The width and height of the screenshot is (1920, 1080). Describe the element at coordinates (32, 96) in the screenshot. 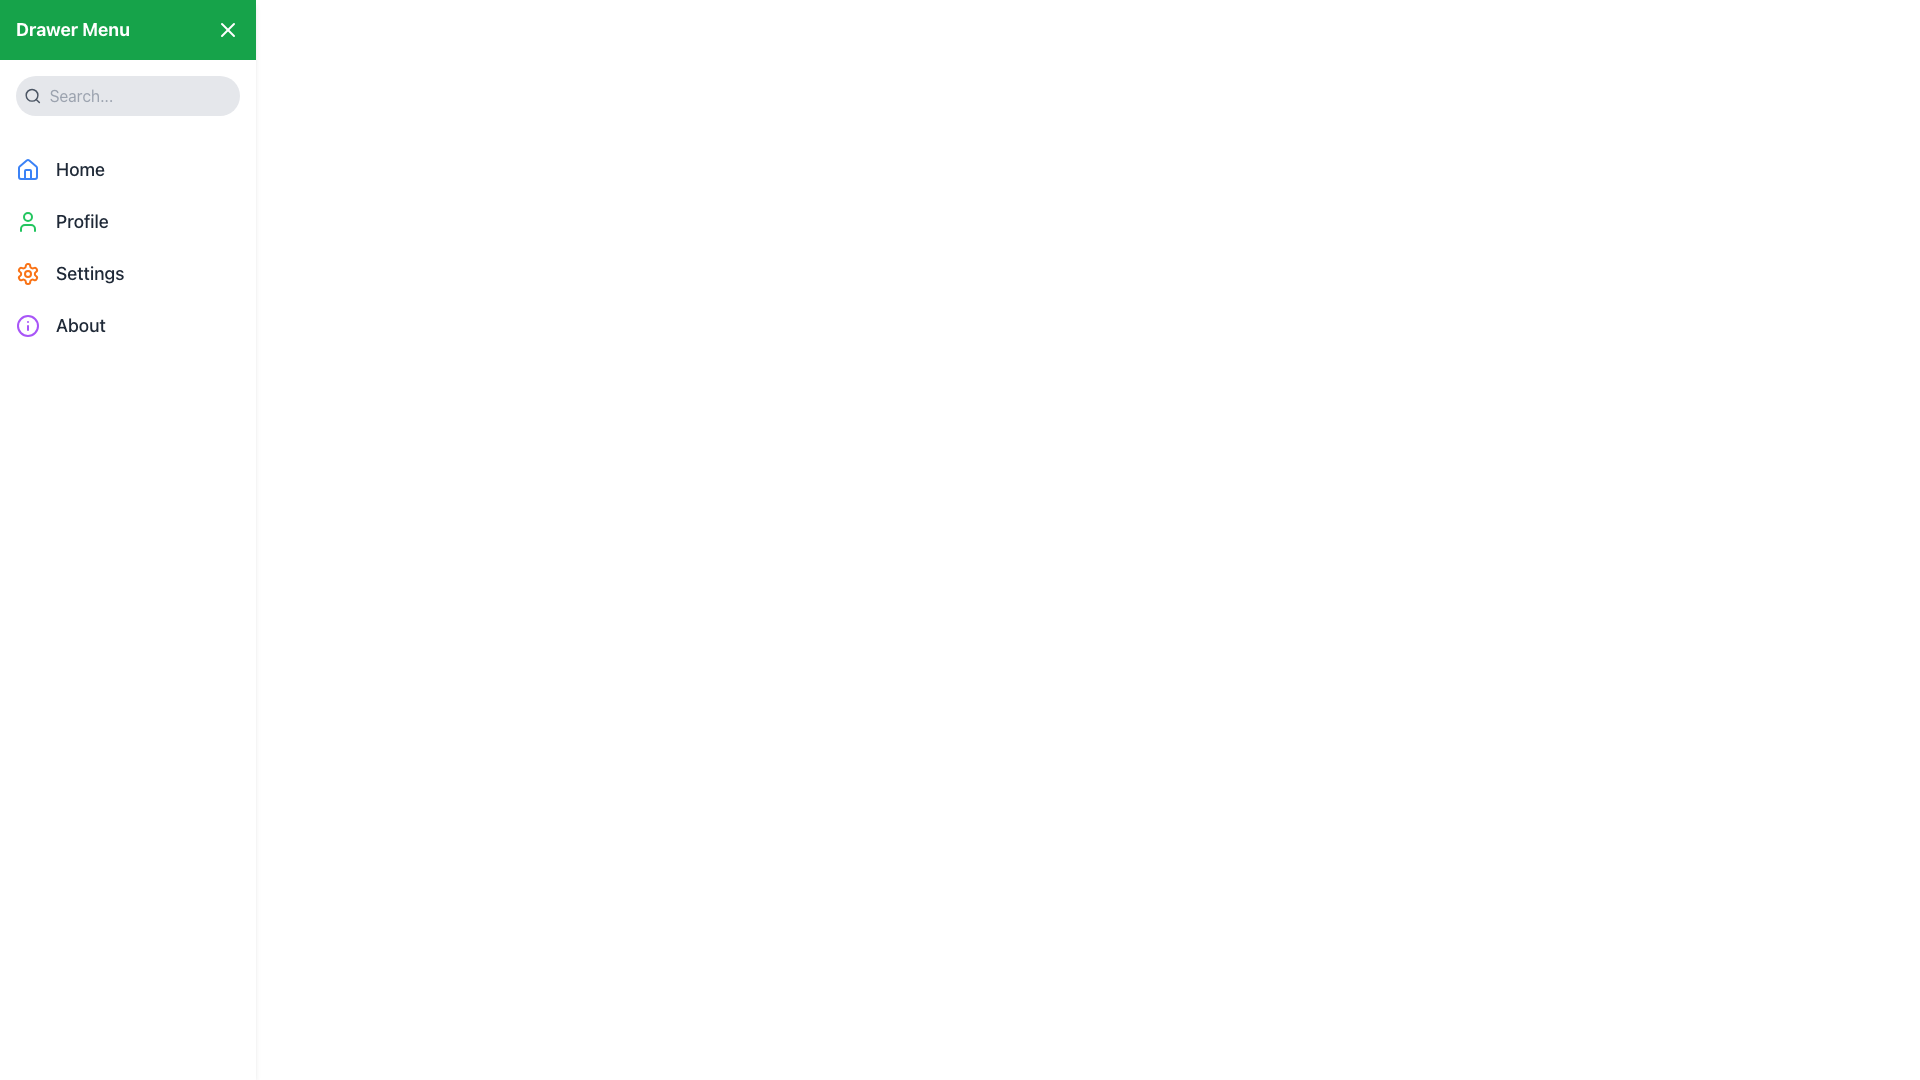

I see `the search magnifying glass icon located at the top-left corner of the sidebar, inside a horizontal bar containing a search input field` at that location.